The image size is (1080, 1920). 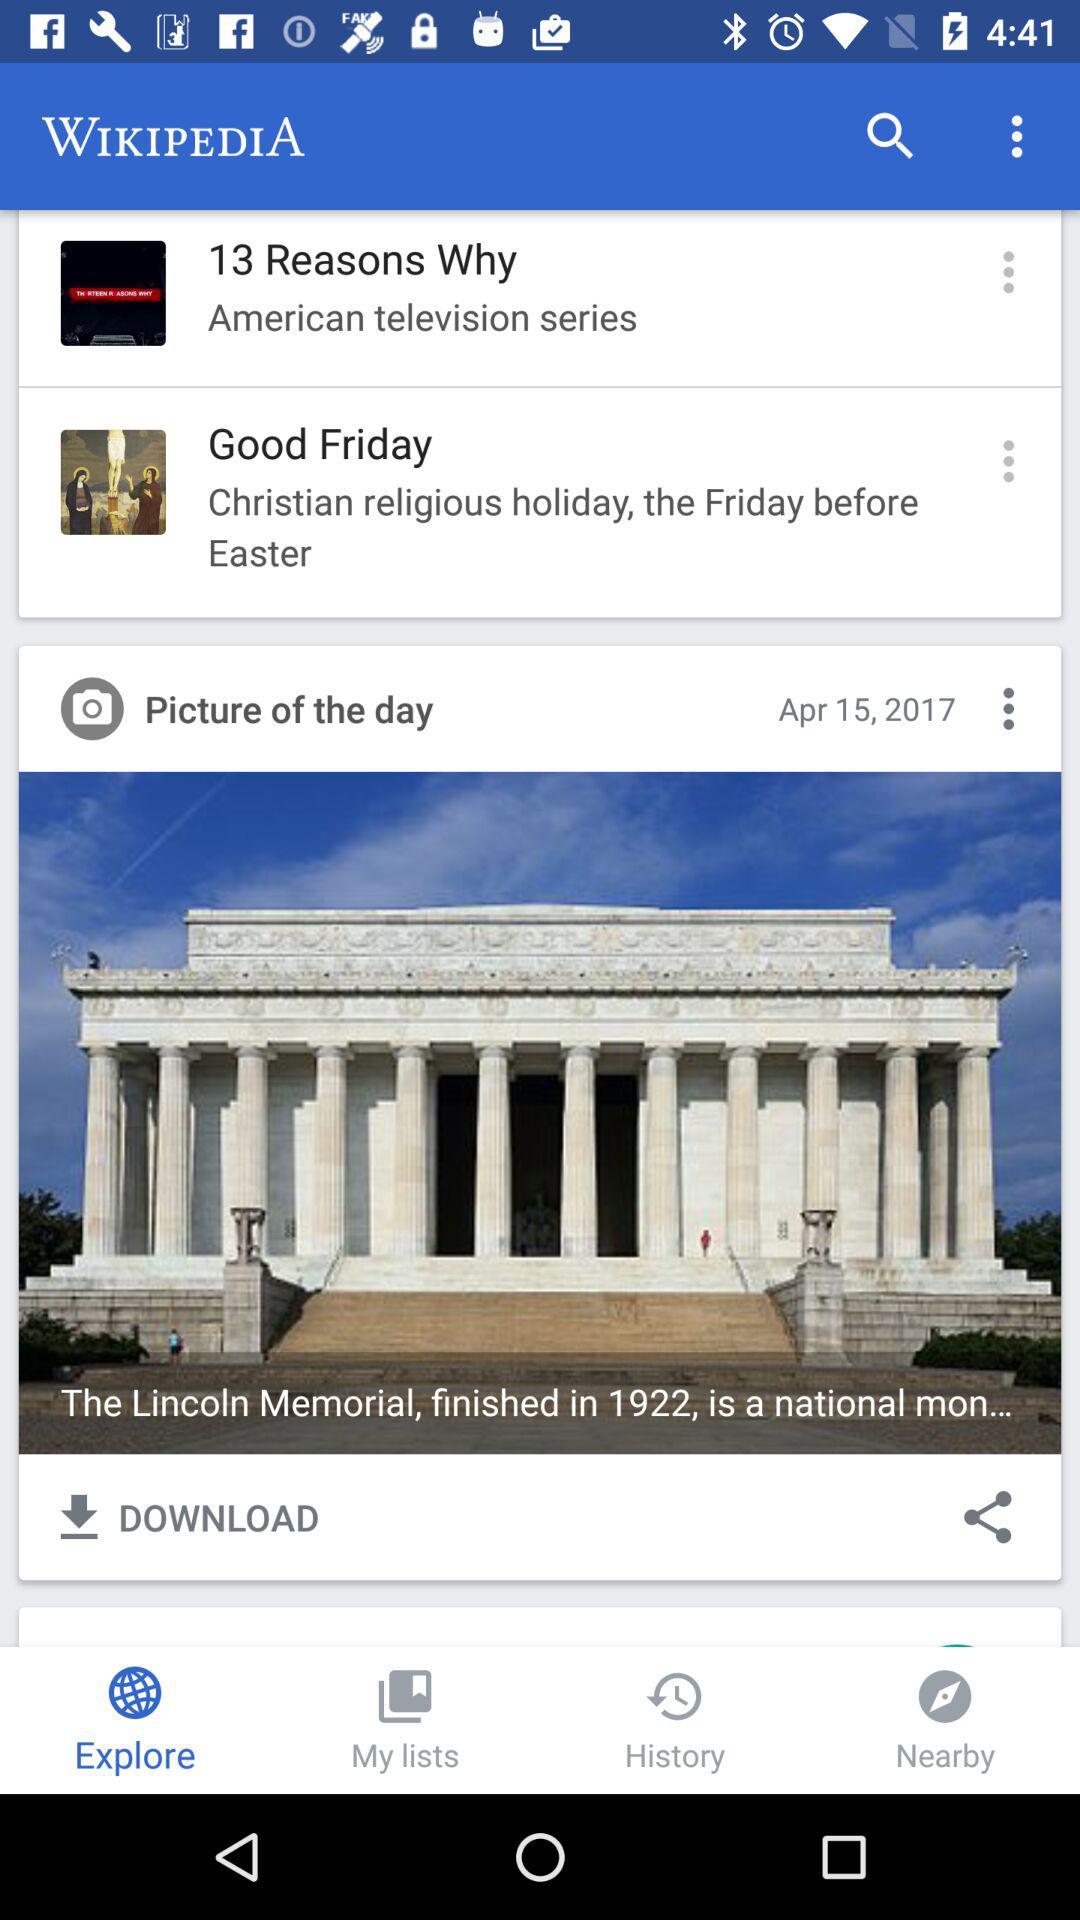 What do you see at coordinates (1017, 136) in the screenshot?
I see `the more option symbol beside search option` at bounding box center [1017, 136].